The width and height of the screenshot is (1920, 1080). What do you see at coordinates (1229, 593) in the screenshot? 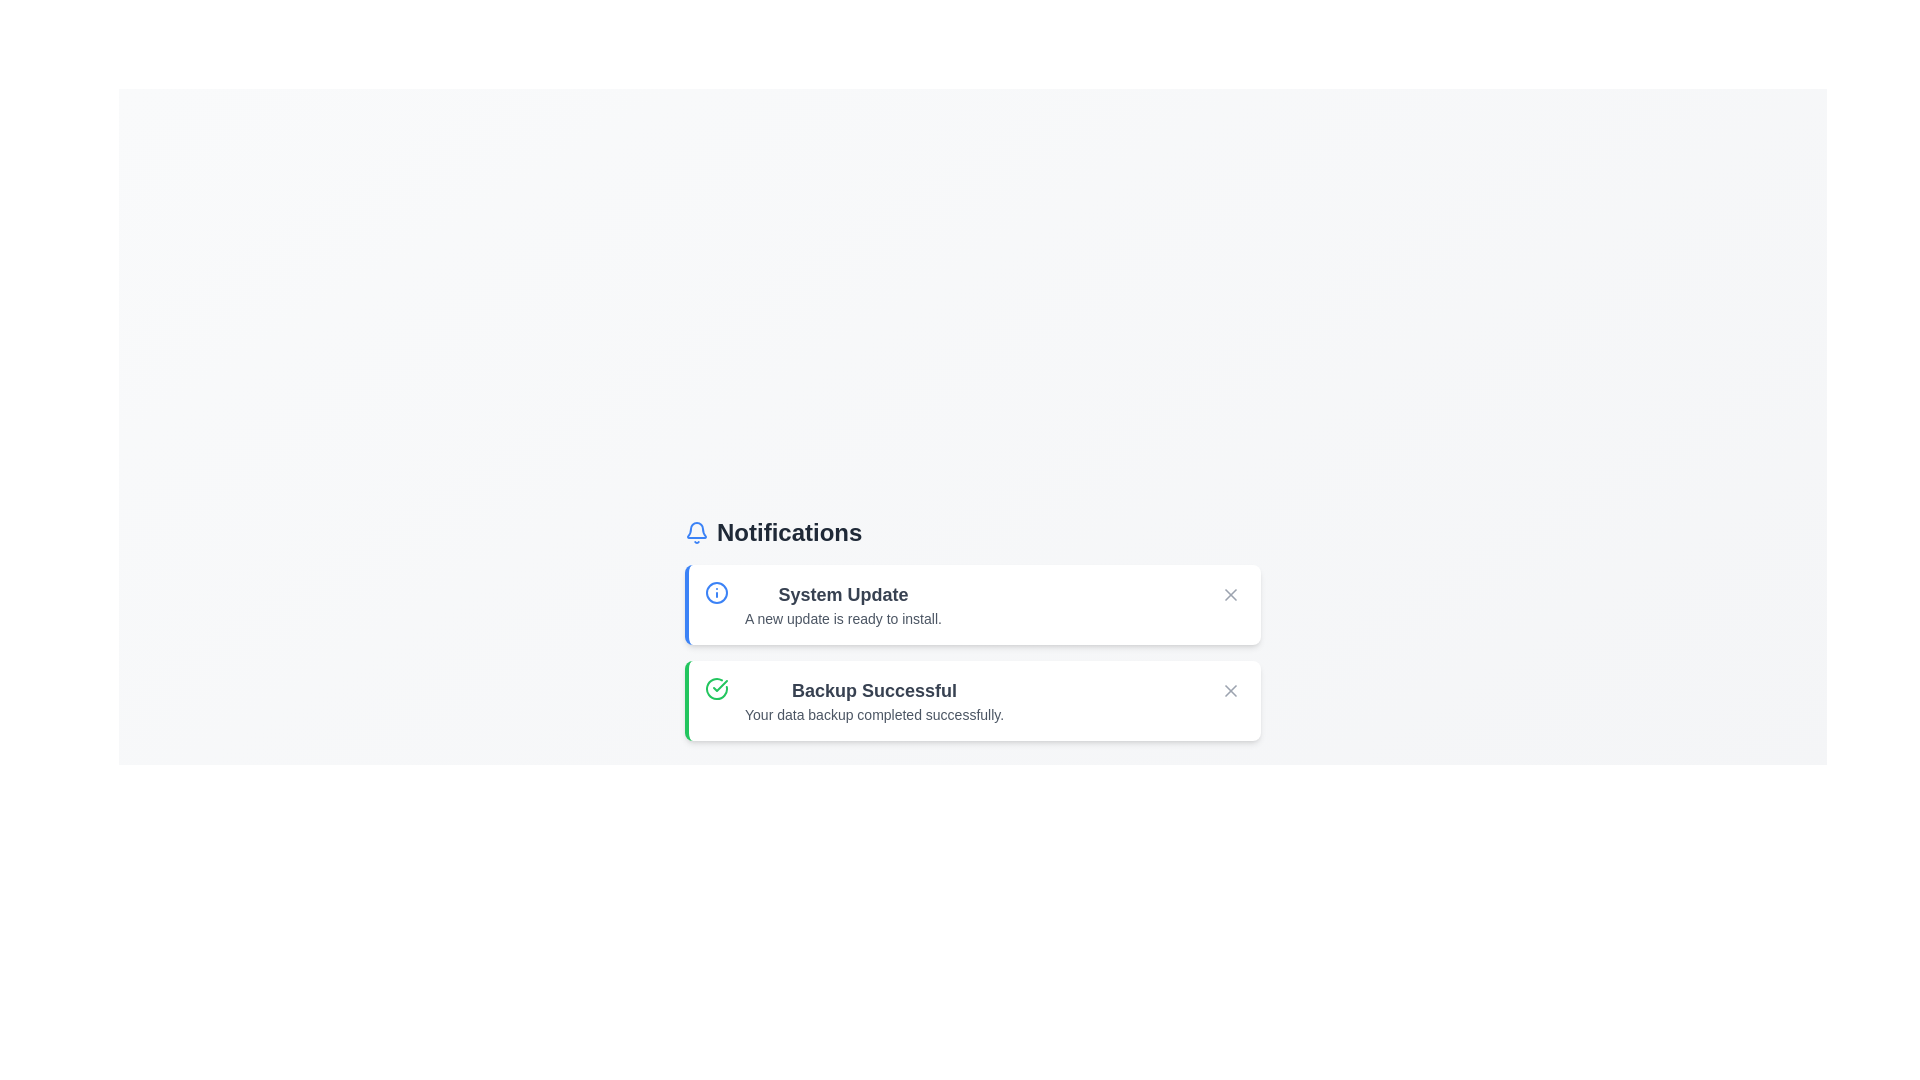
I see `the 'X' icon button located on the right side of the 'System Update' notification` at bounding box center [1229, 593].